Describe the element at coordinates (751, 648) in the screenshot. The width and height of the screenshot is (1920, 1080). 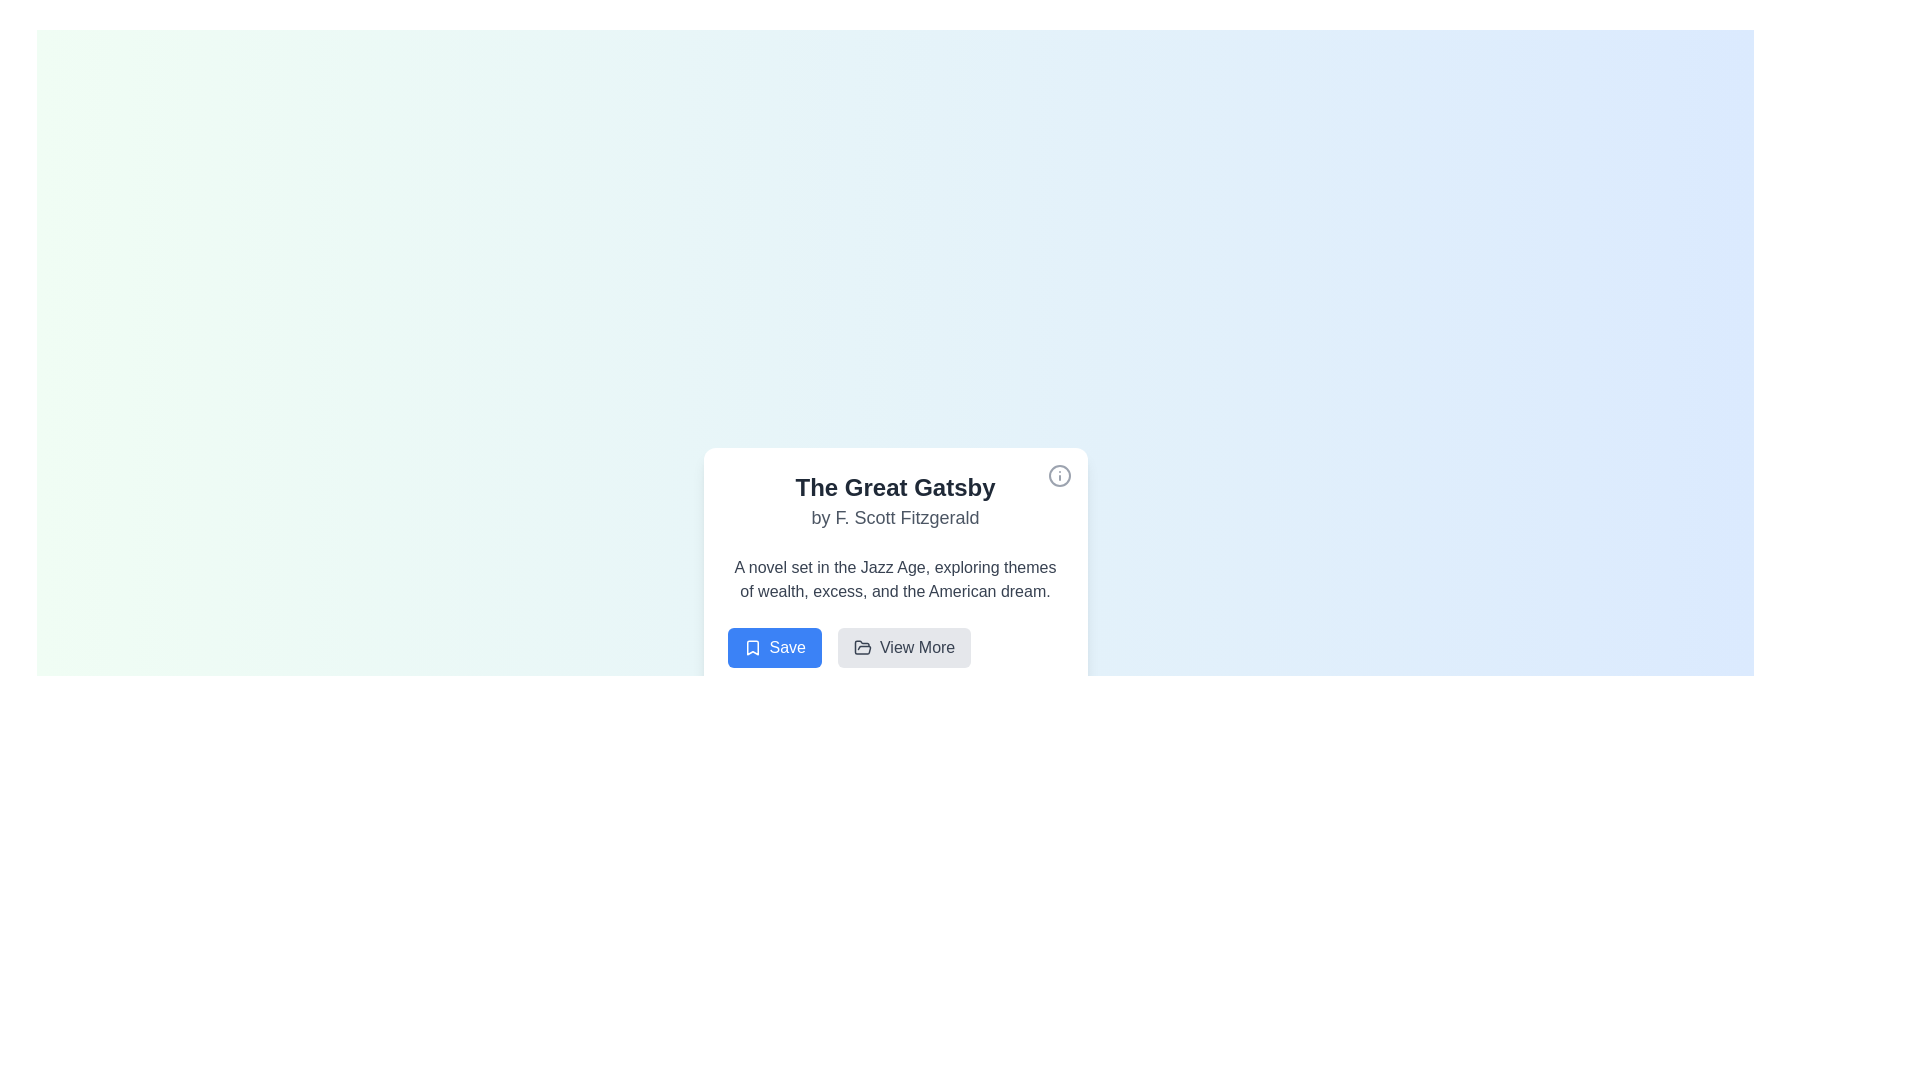
I see `the 'Save' button, which is the leftmost button at the bottom of the card, featuring a blue background and white text` at that location.